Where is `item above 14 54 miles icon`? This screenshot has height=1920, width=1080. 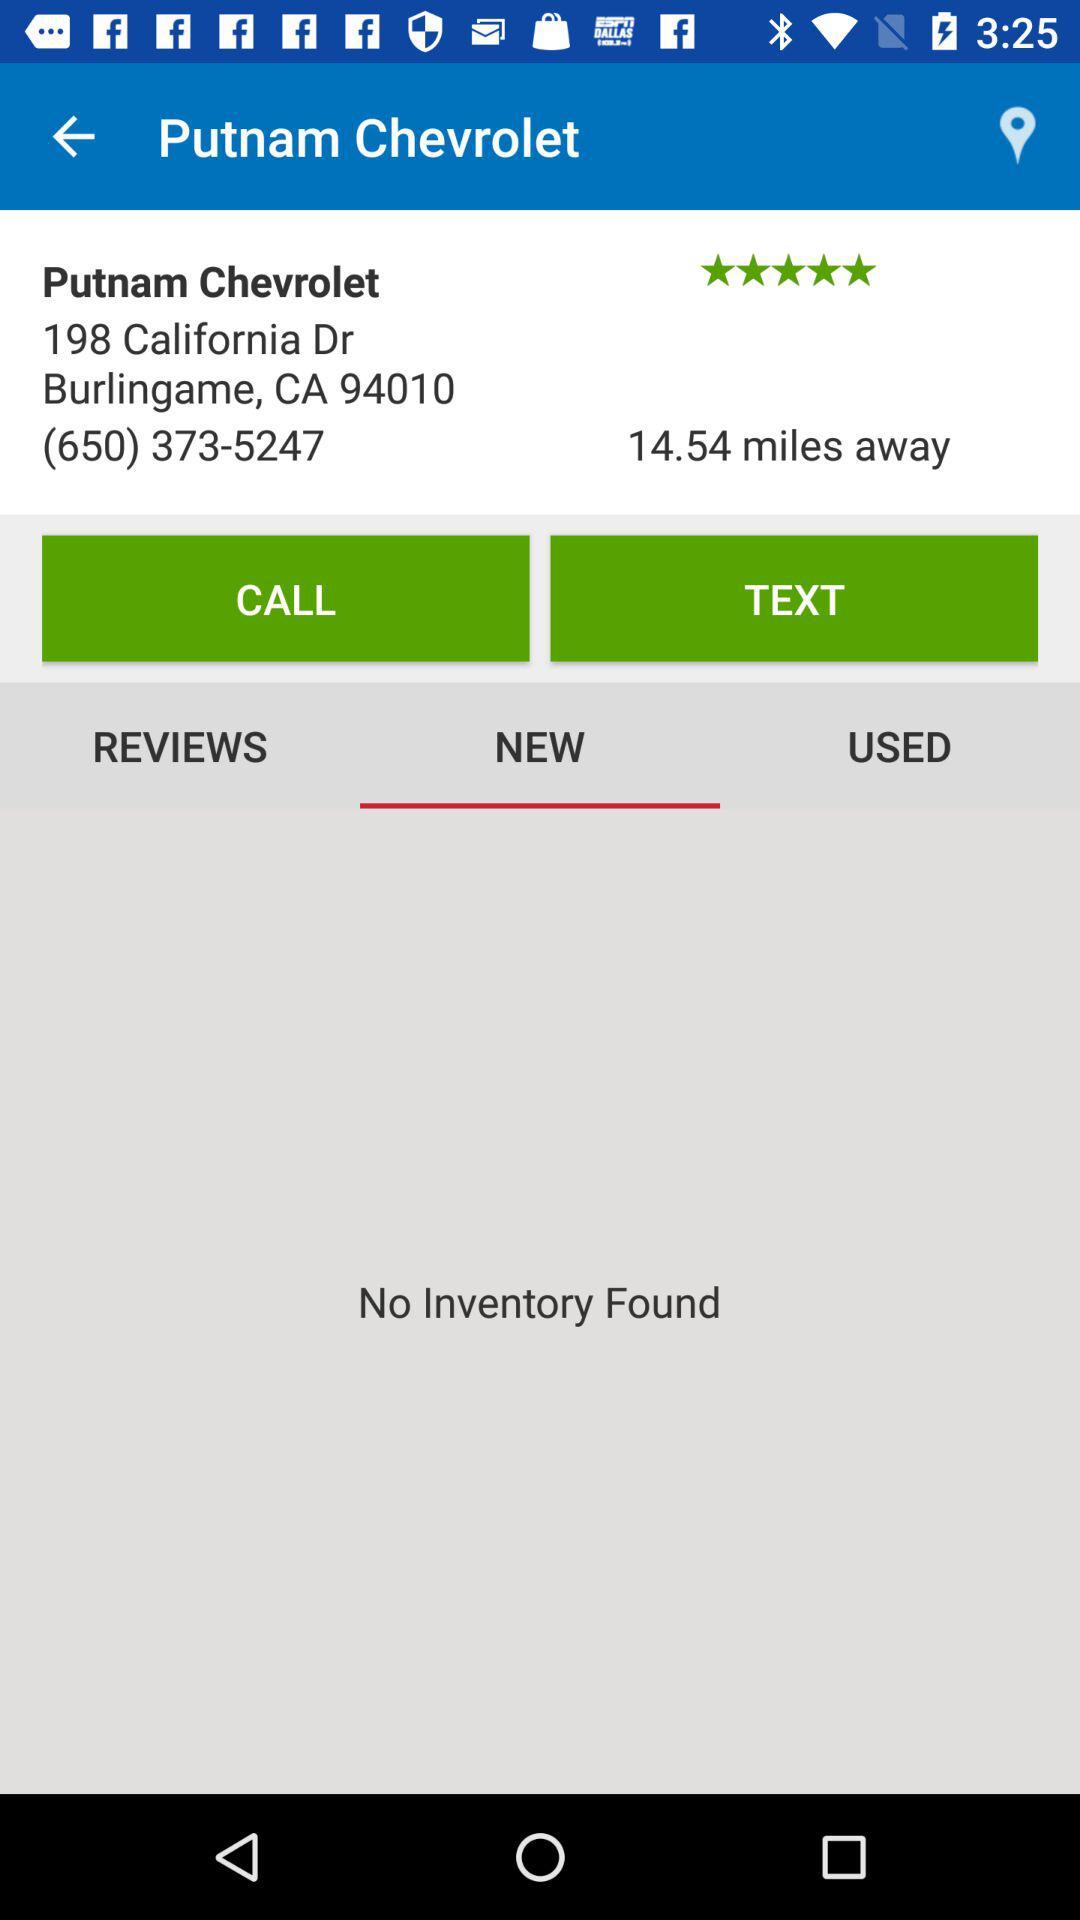 item above 14 54 miles icon is located at coordinates (1017, 135).